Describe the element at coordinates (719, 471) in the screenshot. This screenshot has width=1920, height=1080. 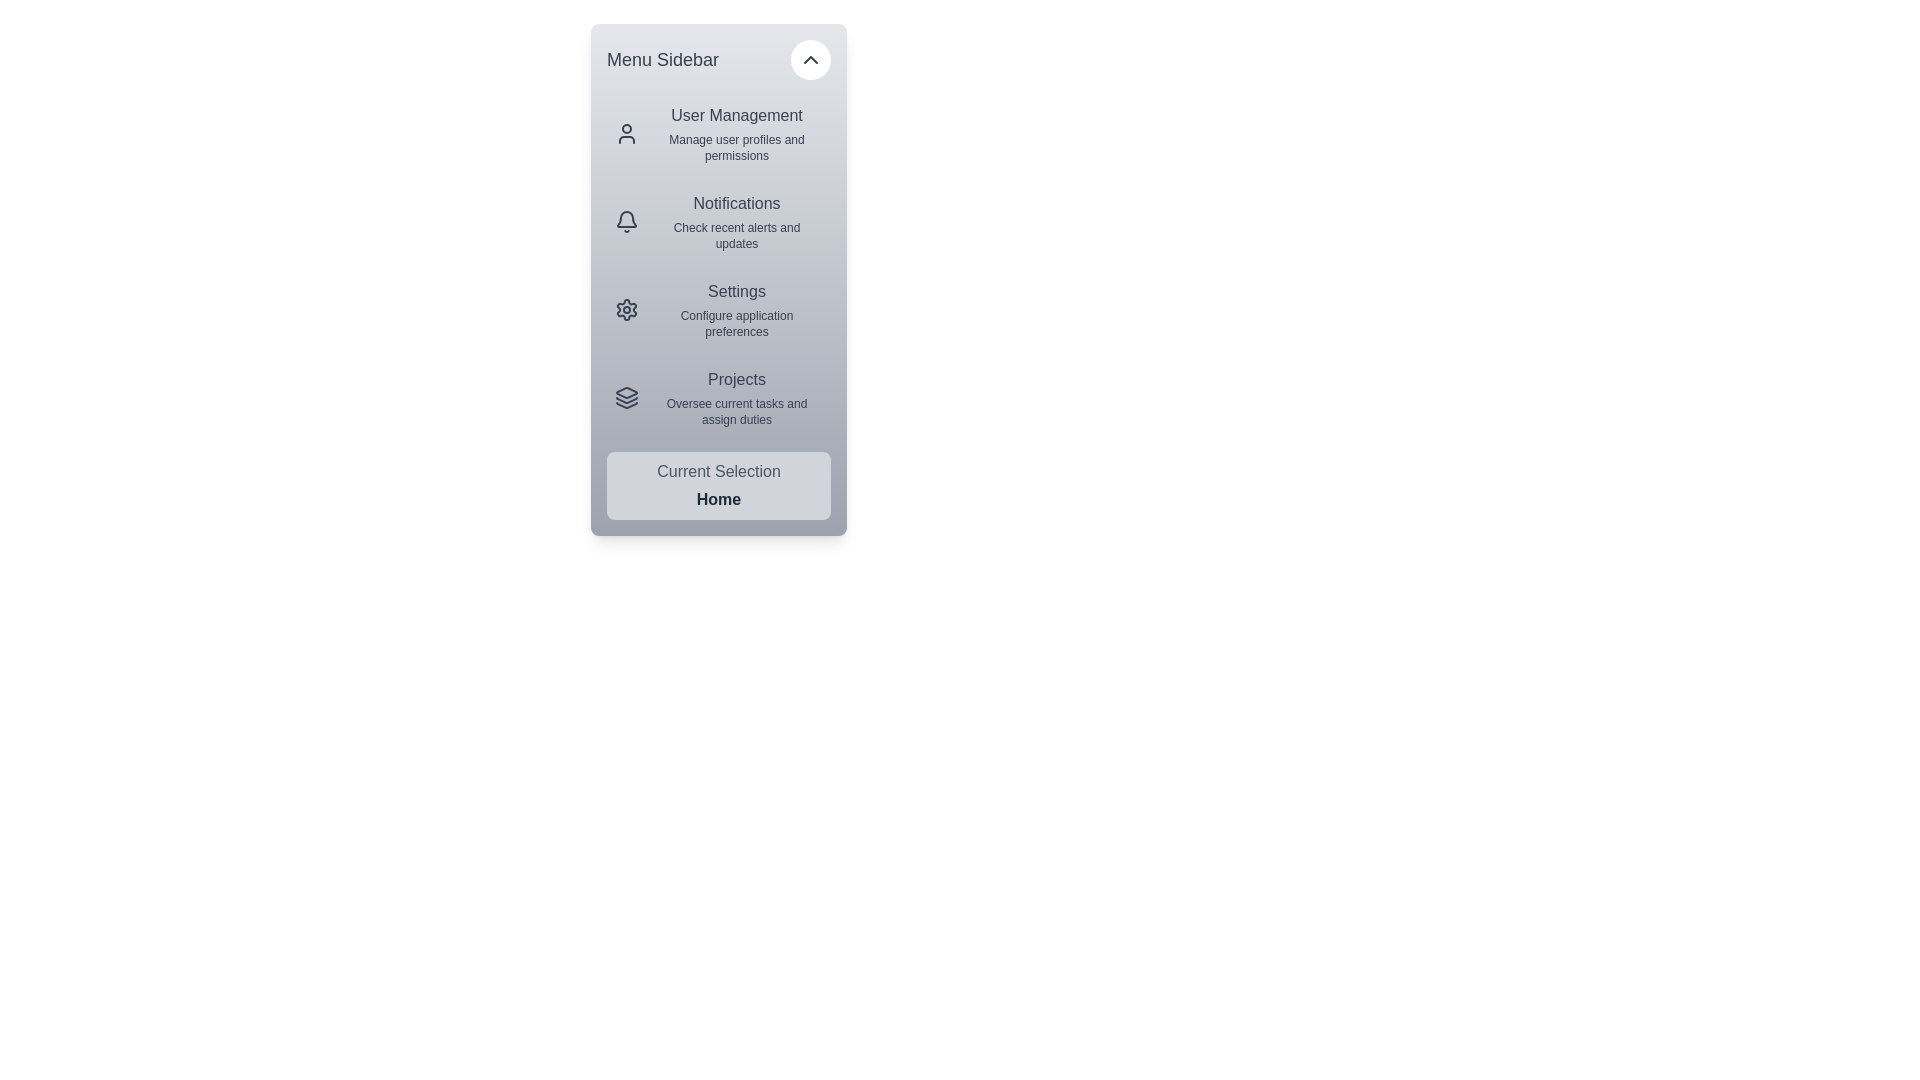
I see `the 'Current Selection' text label, which is styled in gray and located above the 'Home' label in the sidebar panel` at that location.